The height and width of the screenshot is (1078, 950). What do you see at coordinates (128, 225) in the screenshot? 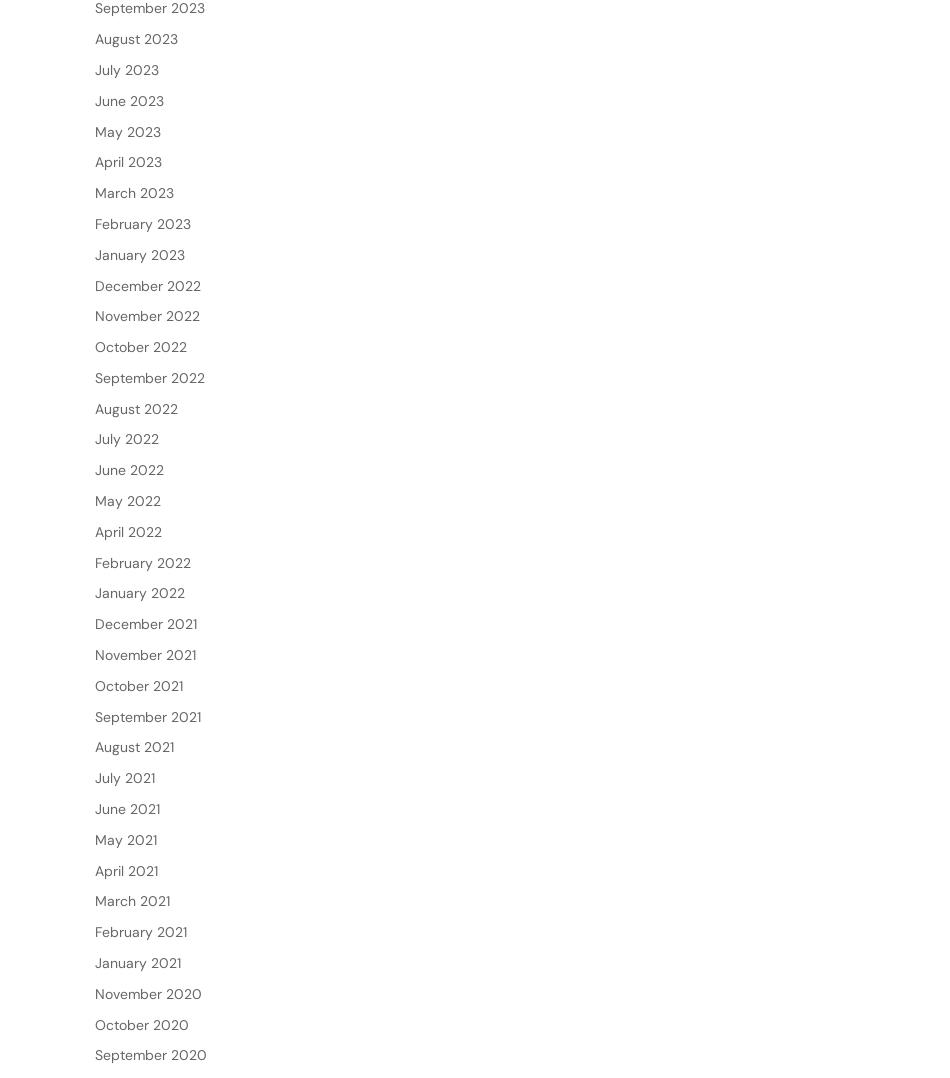
I see `'April 2023'` at bounding box center [128, 225].